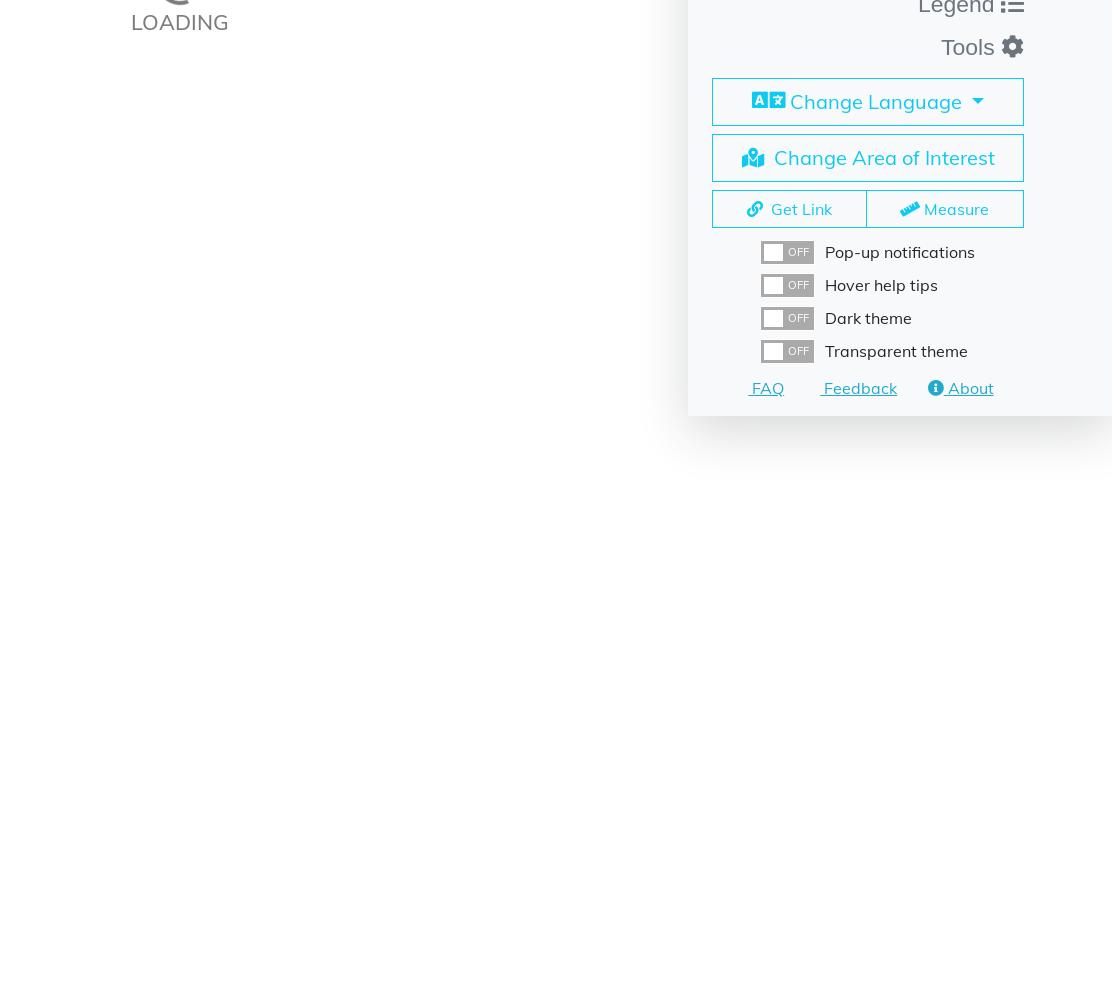  I want to click on 'Dark theme', so click(868, 317).